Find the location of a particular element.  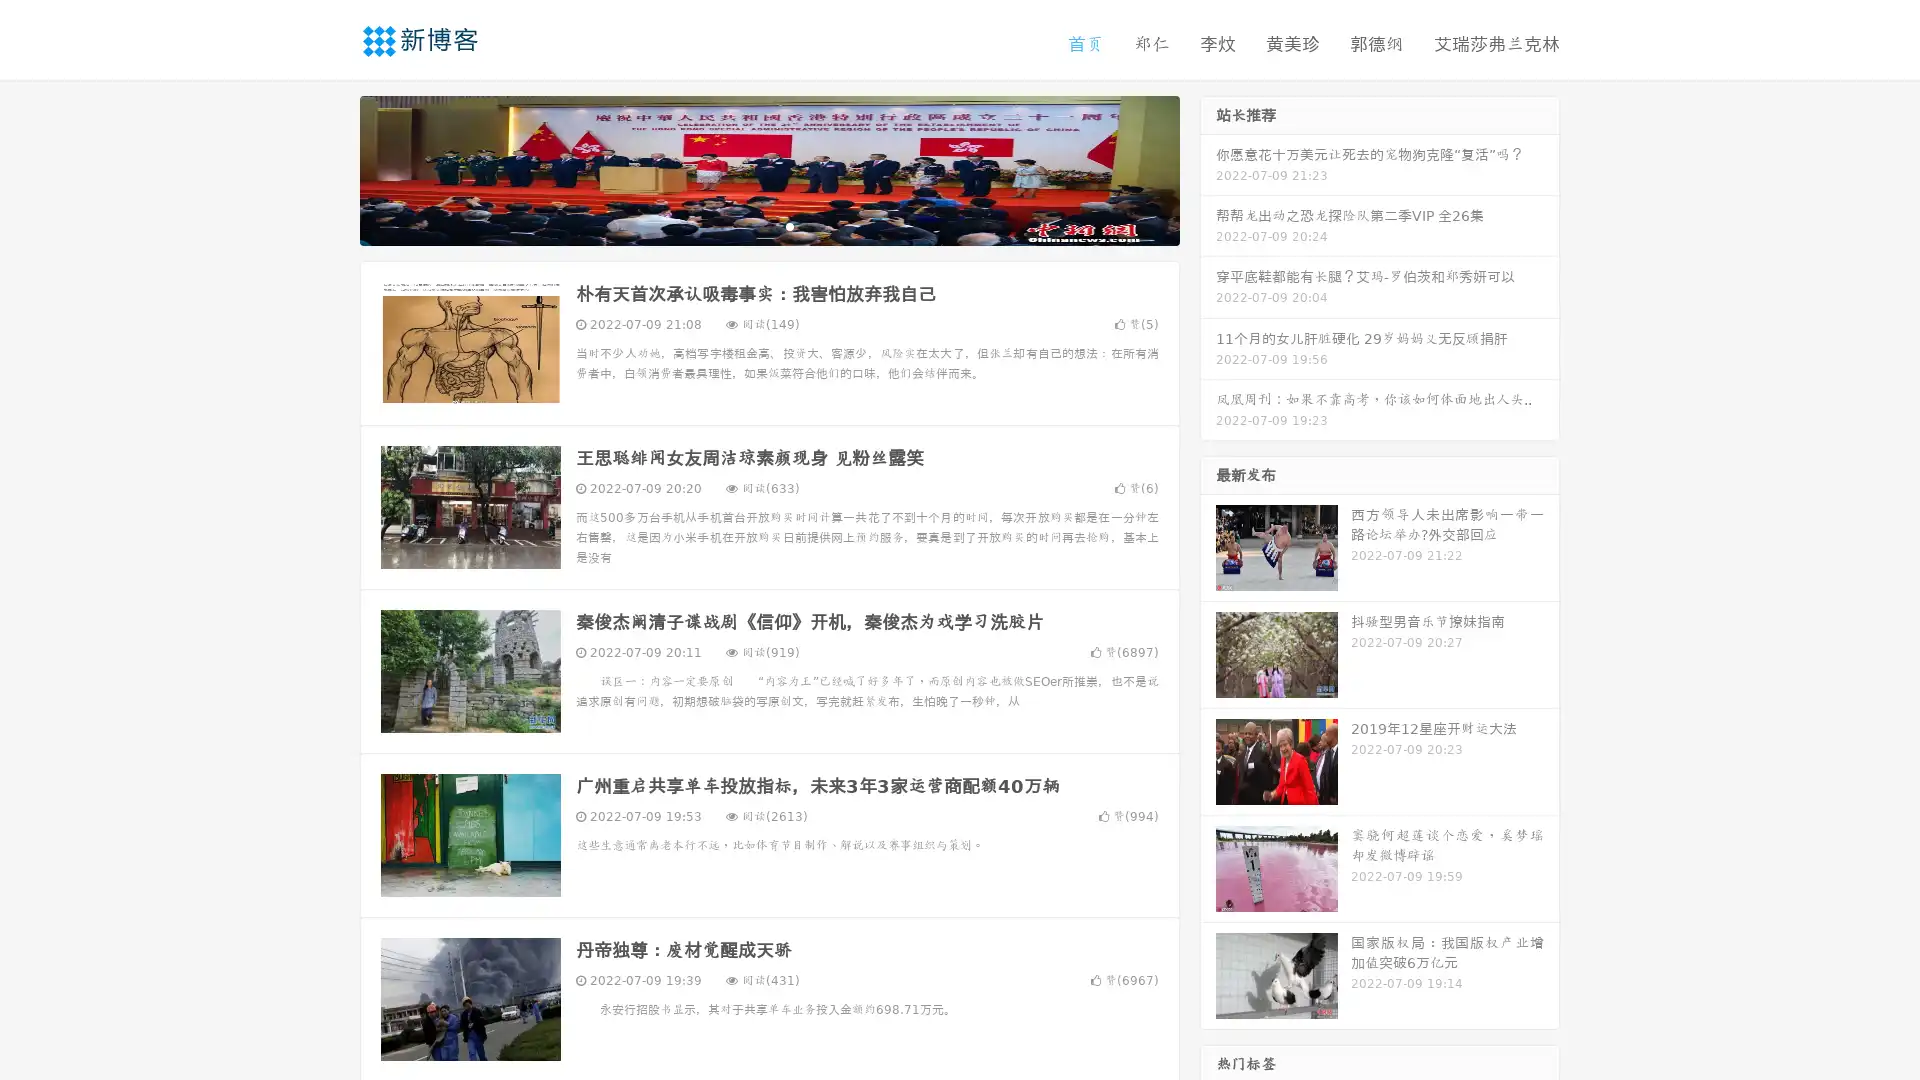

Previous slide is located at coordinates (330, 168).